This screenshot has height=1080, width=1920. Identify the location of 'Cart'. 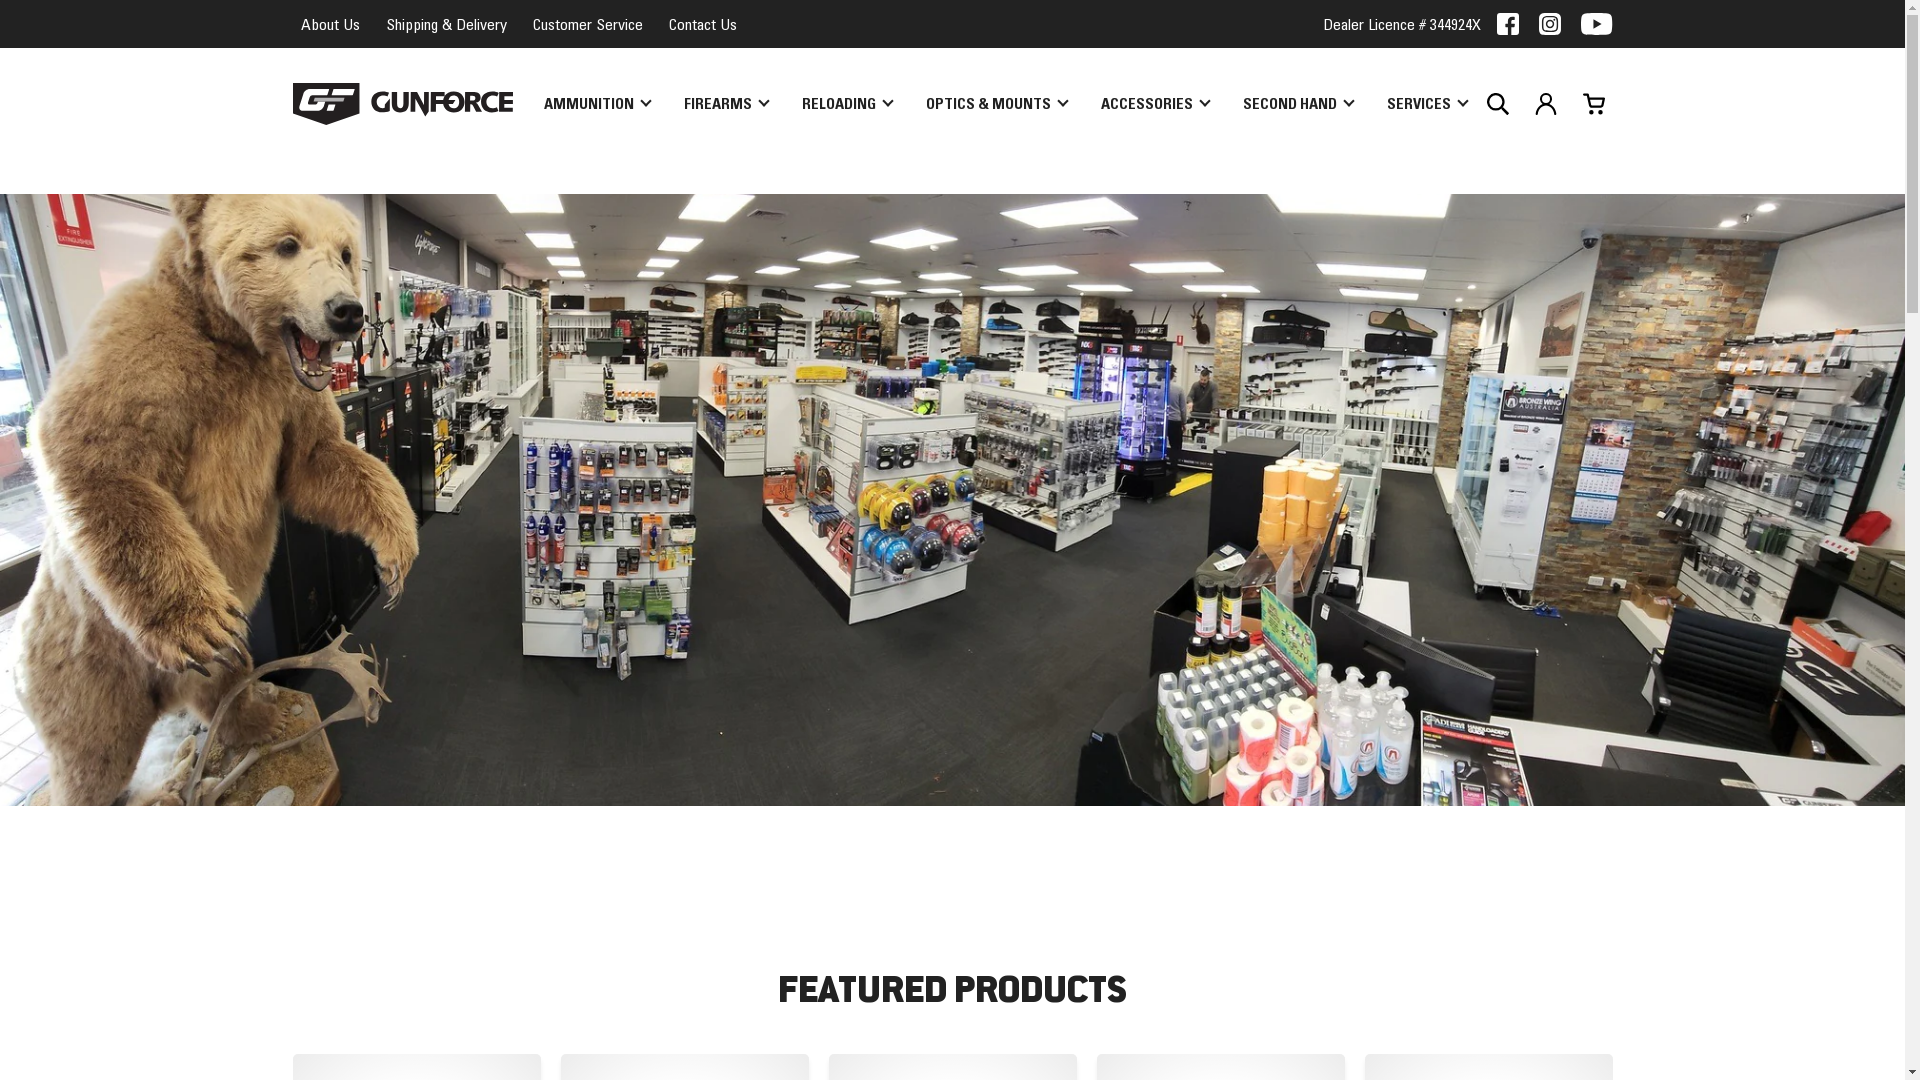
(1573, 104).